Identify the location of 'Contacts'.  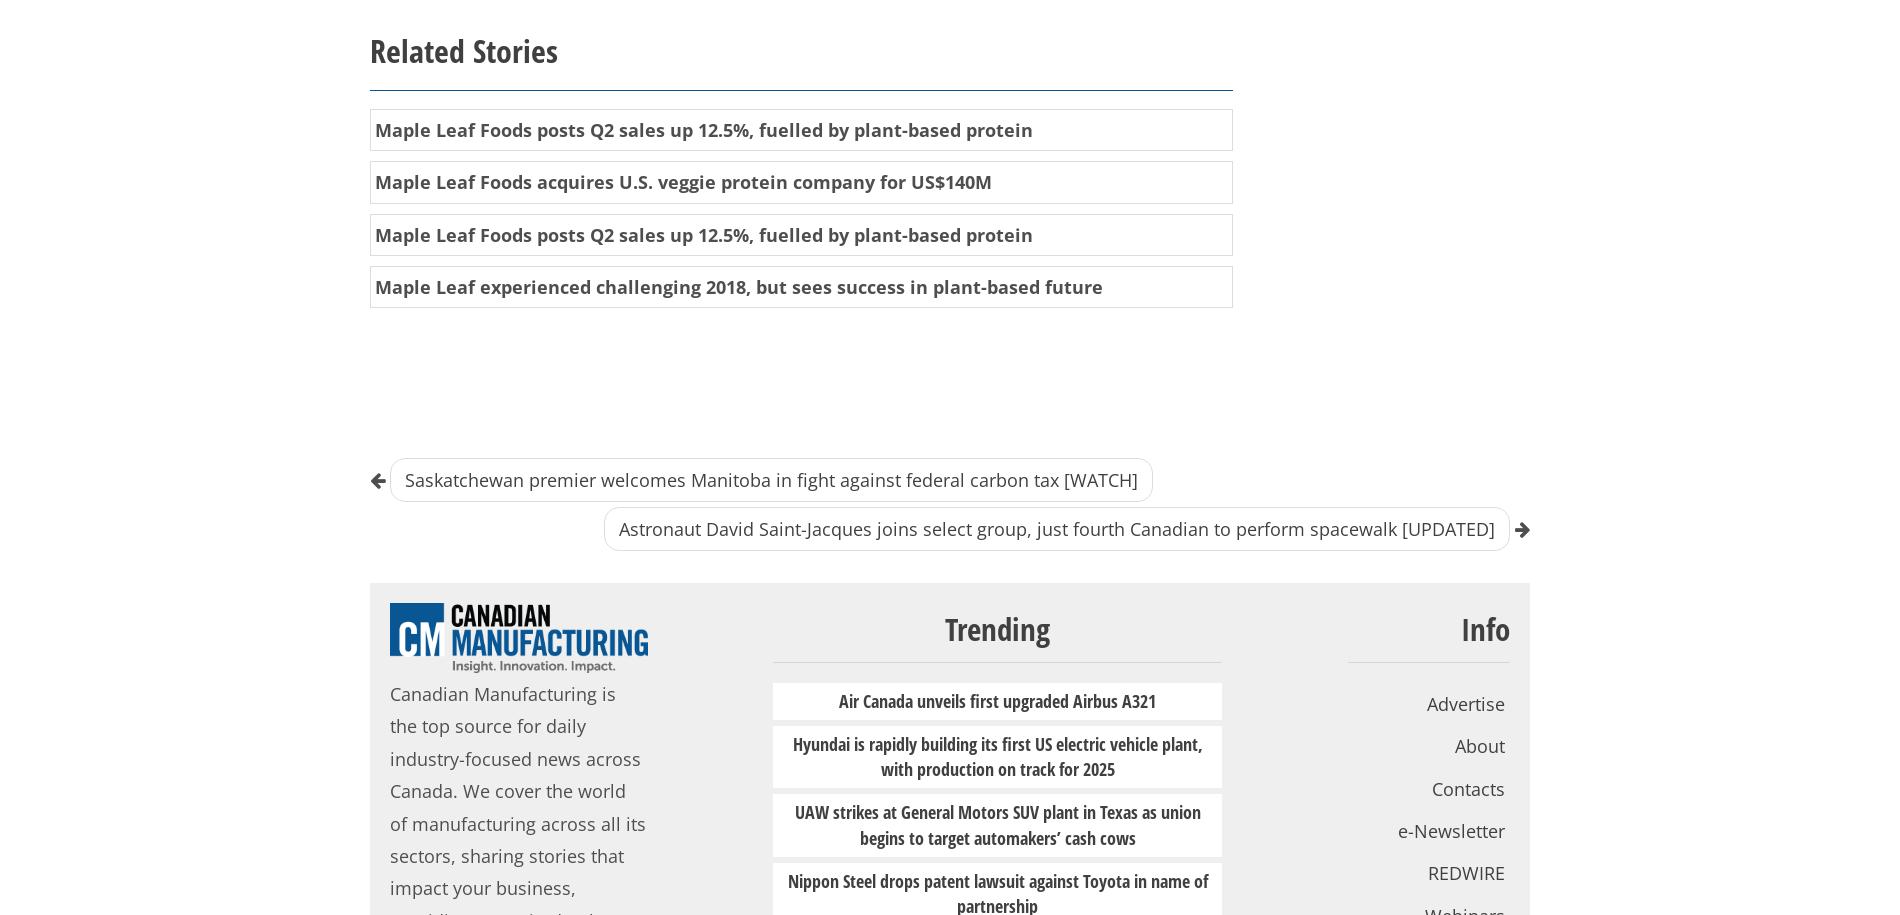
(1467, 786).